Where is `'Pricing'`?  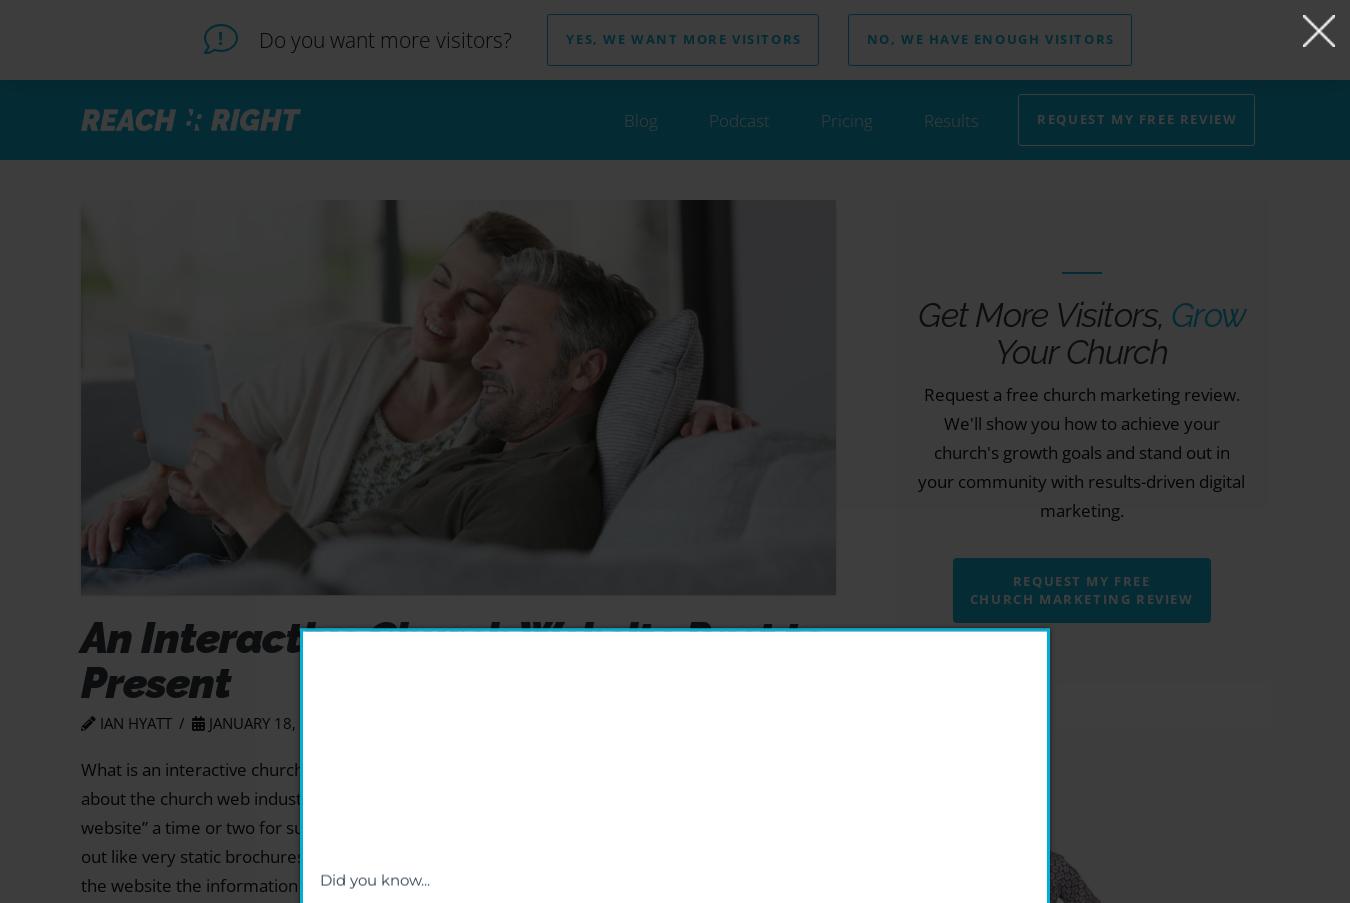
'Pricing' is located at coordinates (846, 119).